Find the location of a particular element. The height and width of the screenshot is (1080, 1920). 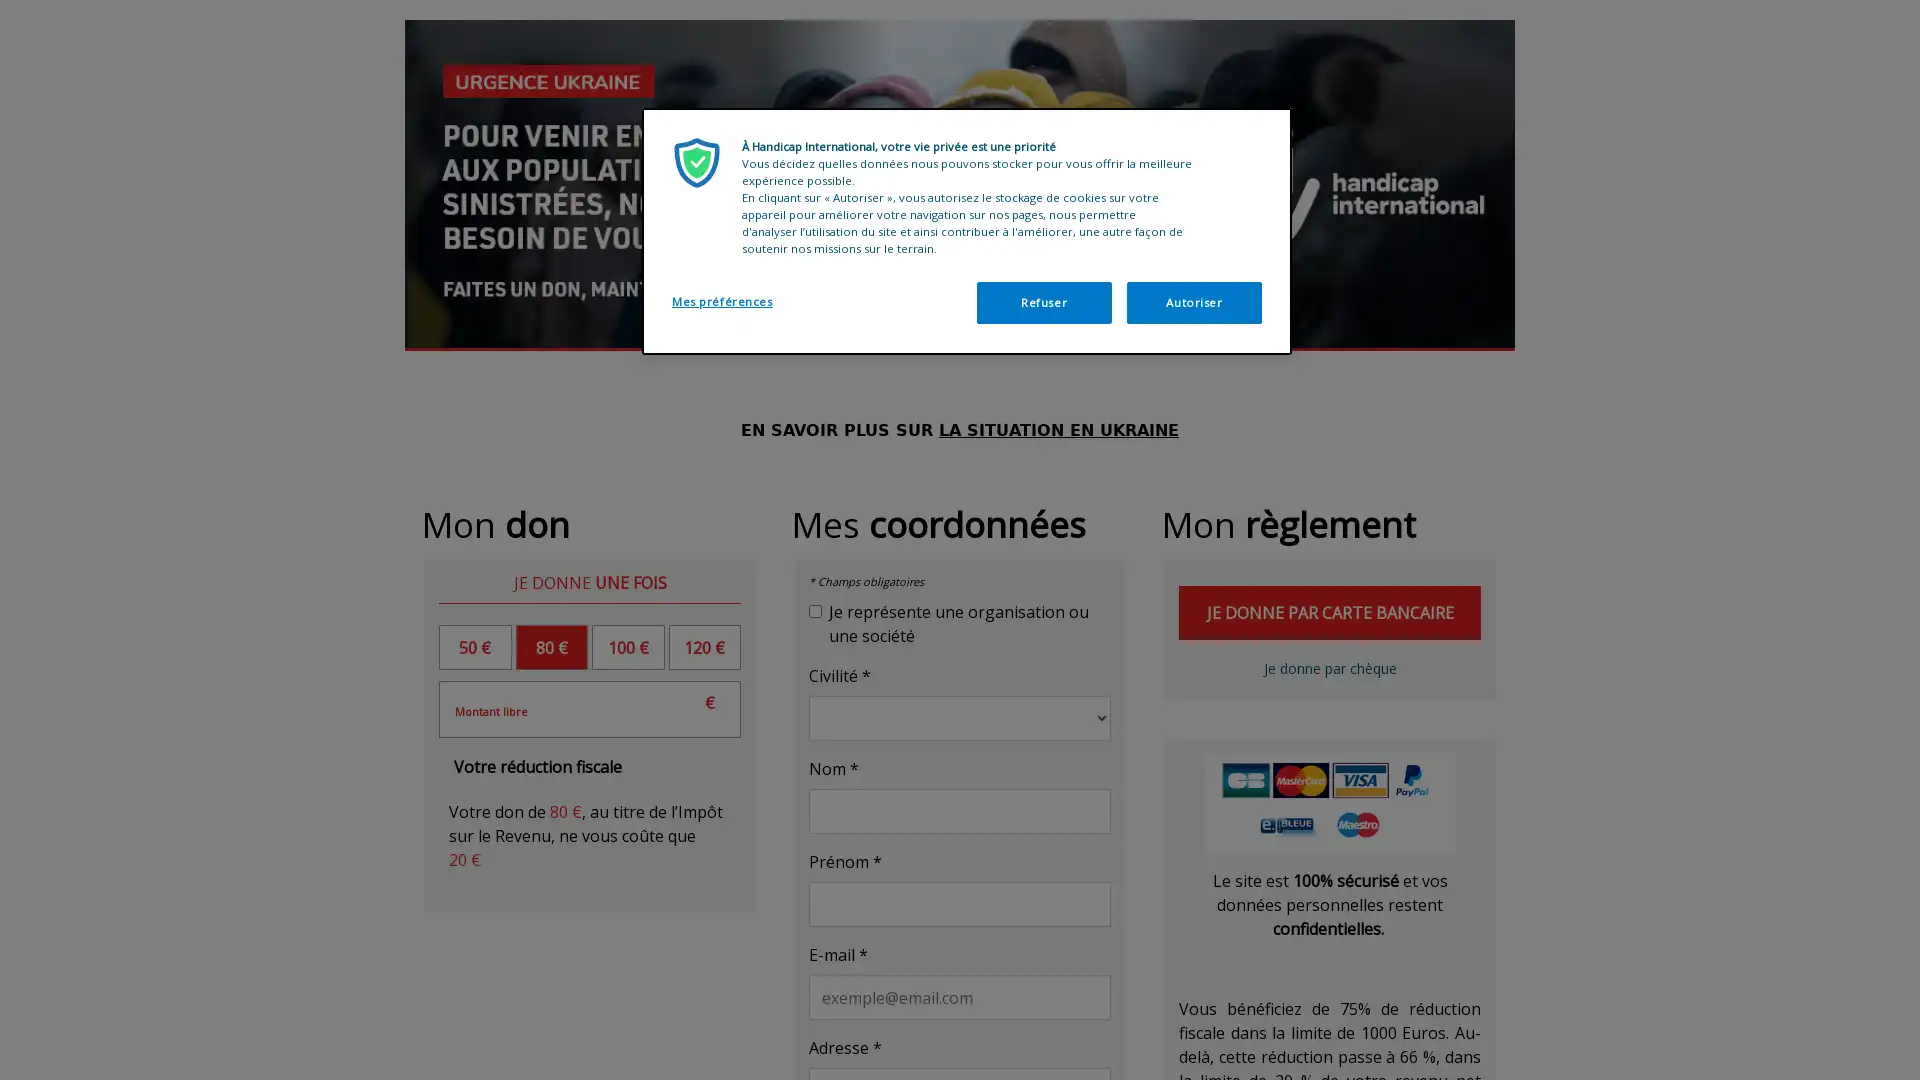

50 is located at coordinates (474, 647).